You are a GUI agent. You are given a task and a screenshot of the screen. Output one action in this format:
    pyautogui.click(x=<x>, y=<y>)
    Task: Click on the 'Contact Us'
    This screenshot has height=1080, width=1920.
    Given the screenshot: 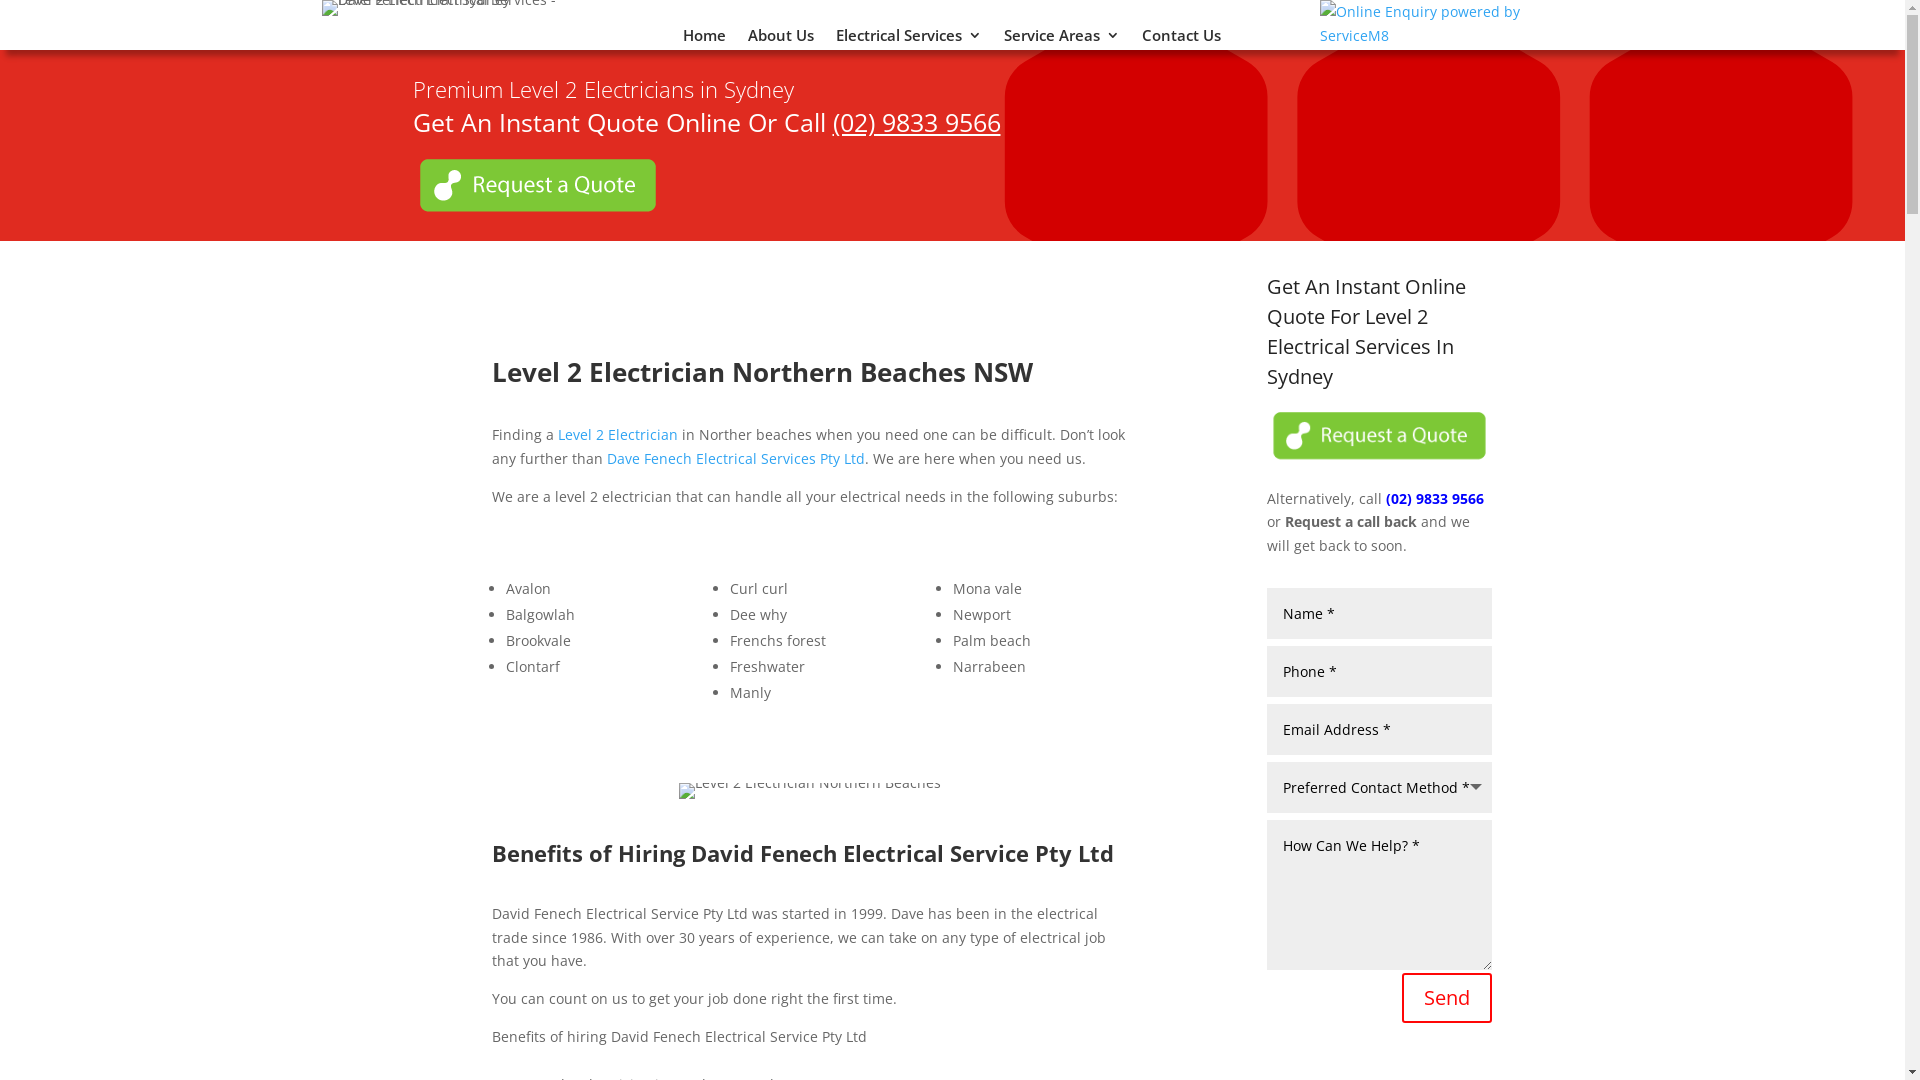 What is the action you would take?
    pyautogui.click(x=1181, y=38)
    